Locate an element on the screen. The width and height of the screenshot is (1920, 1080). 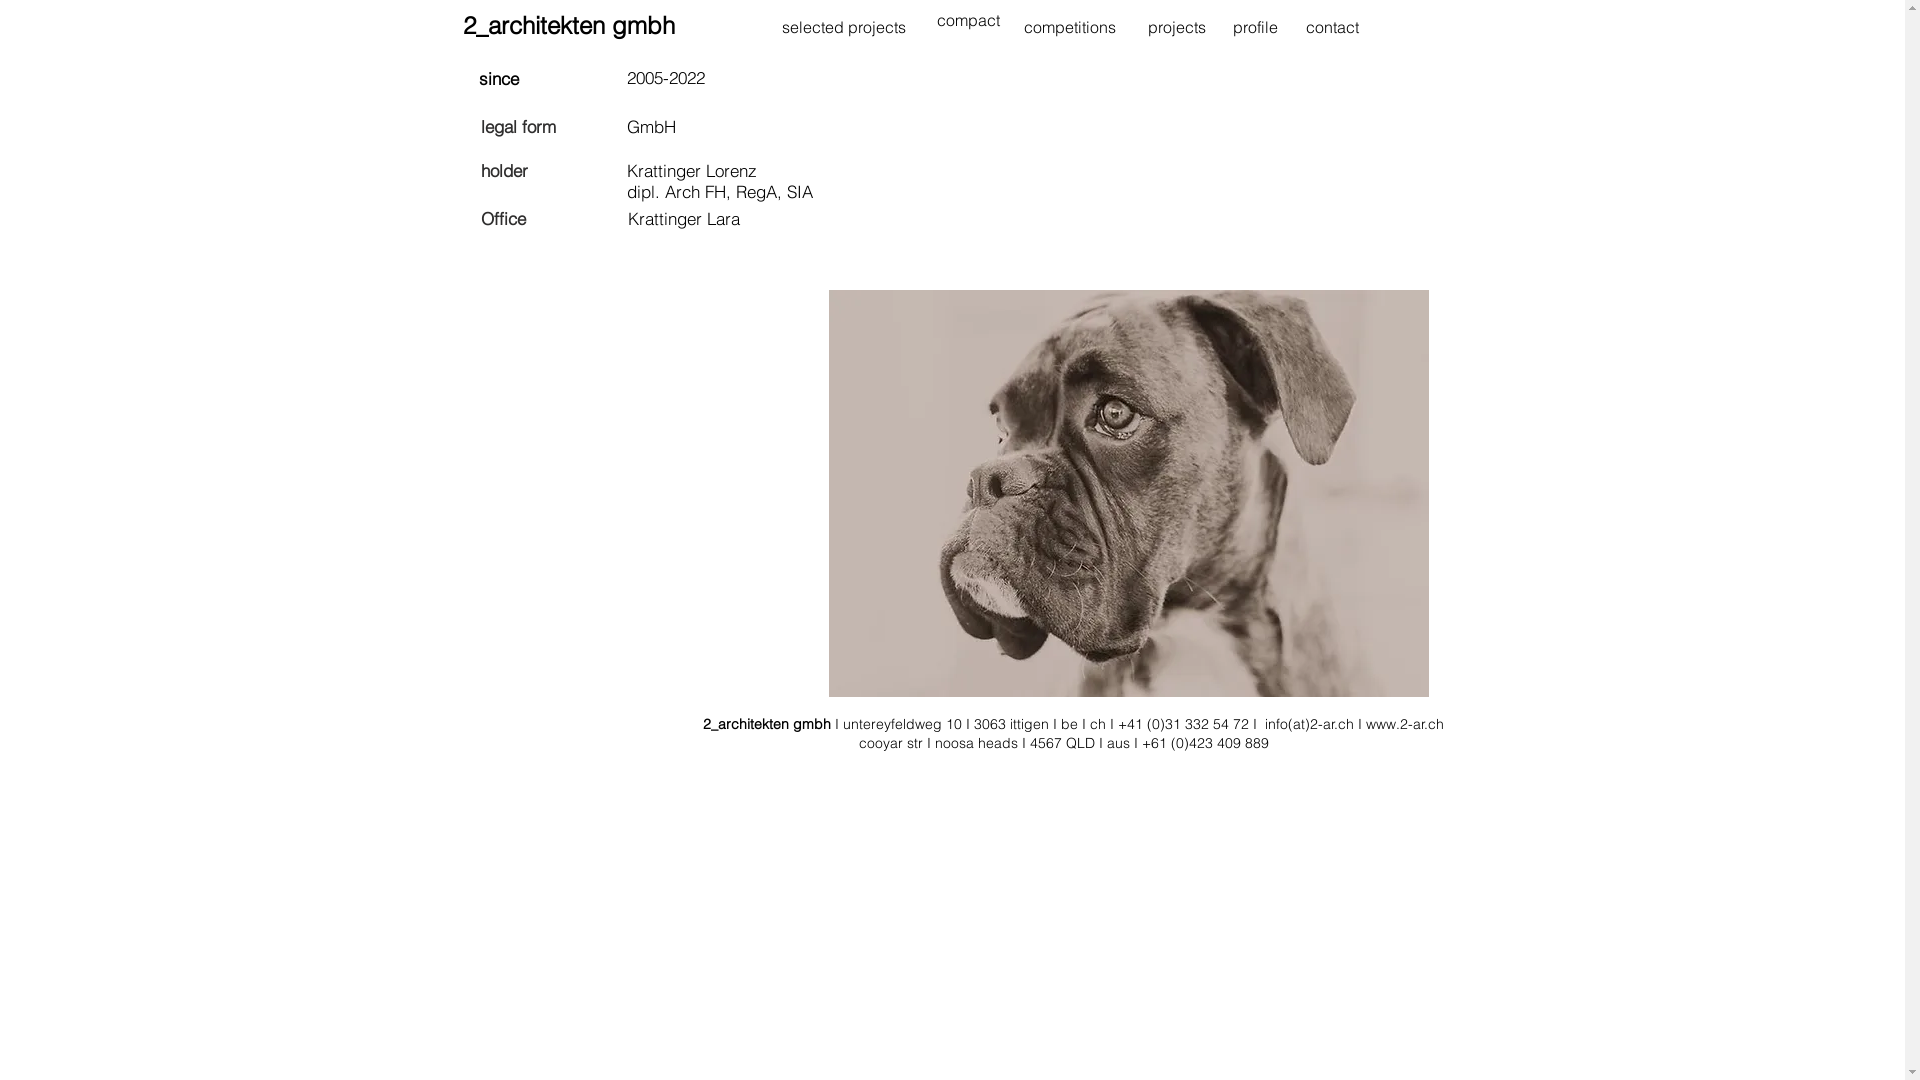
'projects' is located at coordinates (1176, 27).